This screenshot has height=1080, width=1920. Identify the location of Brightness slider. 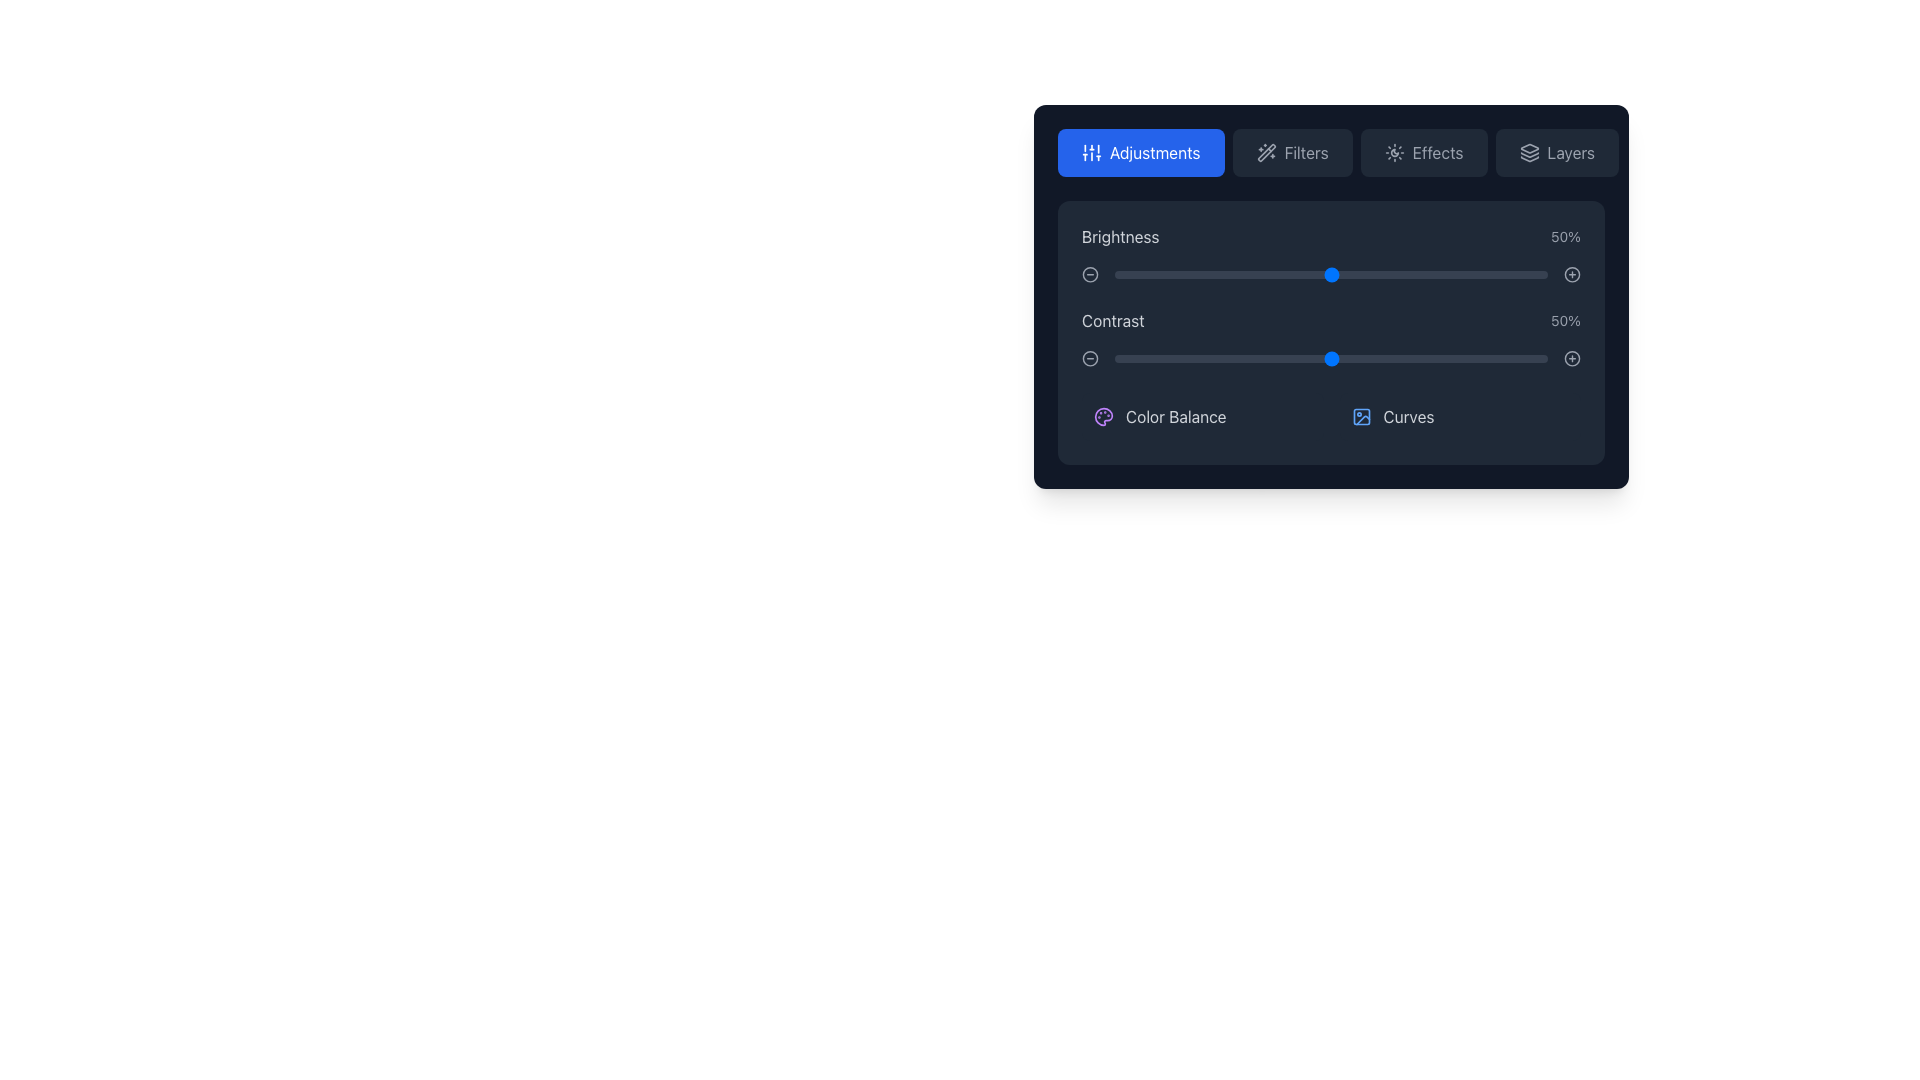
(1478, 274).